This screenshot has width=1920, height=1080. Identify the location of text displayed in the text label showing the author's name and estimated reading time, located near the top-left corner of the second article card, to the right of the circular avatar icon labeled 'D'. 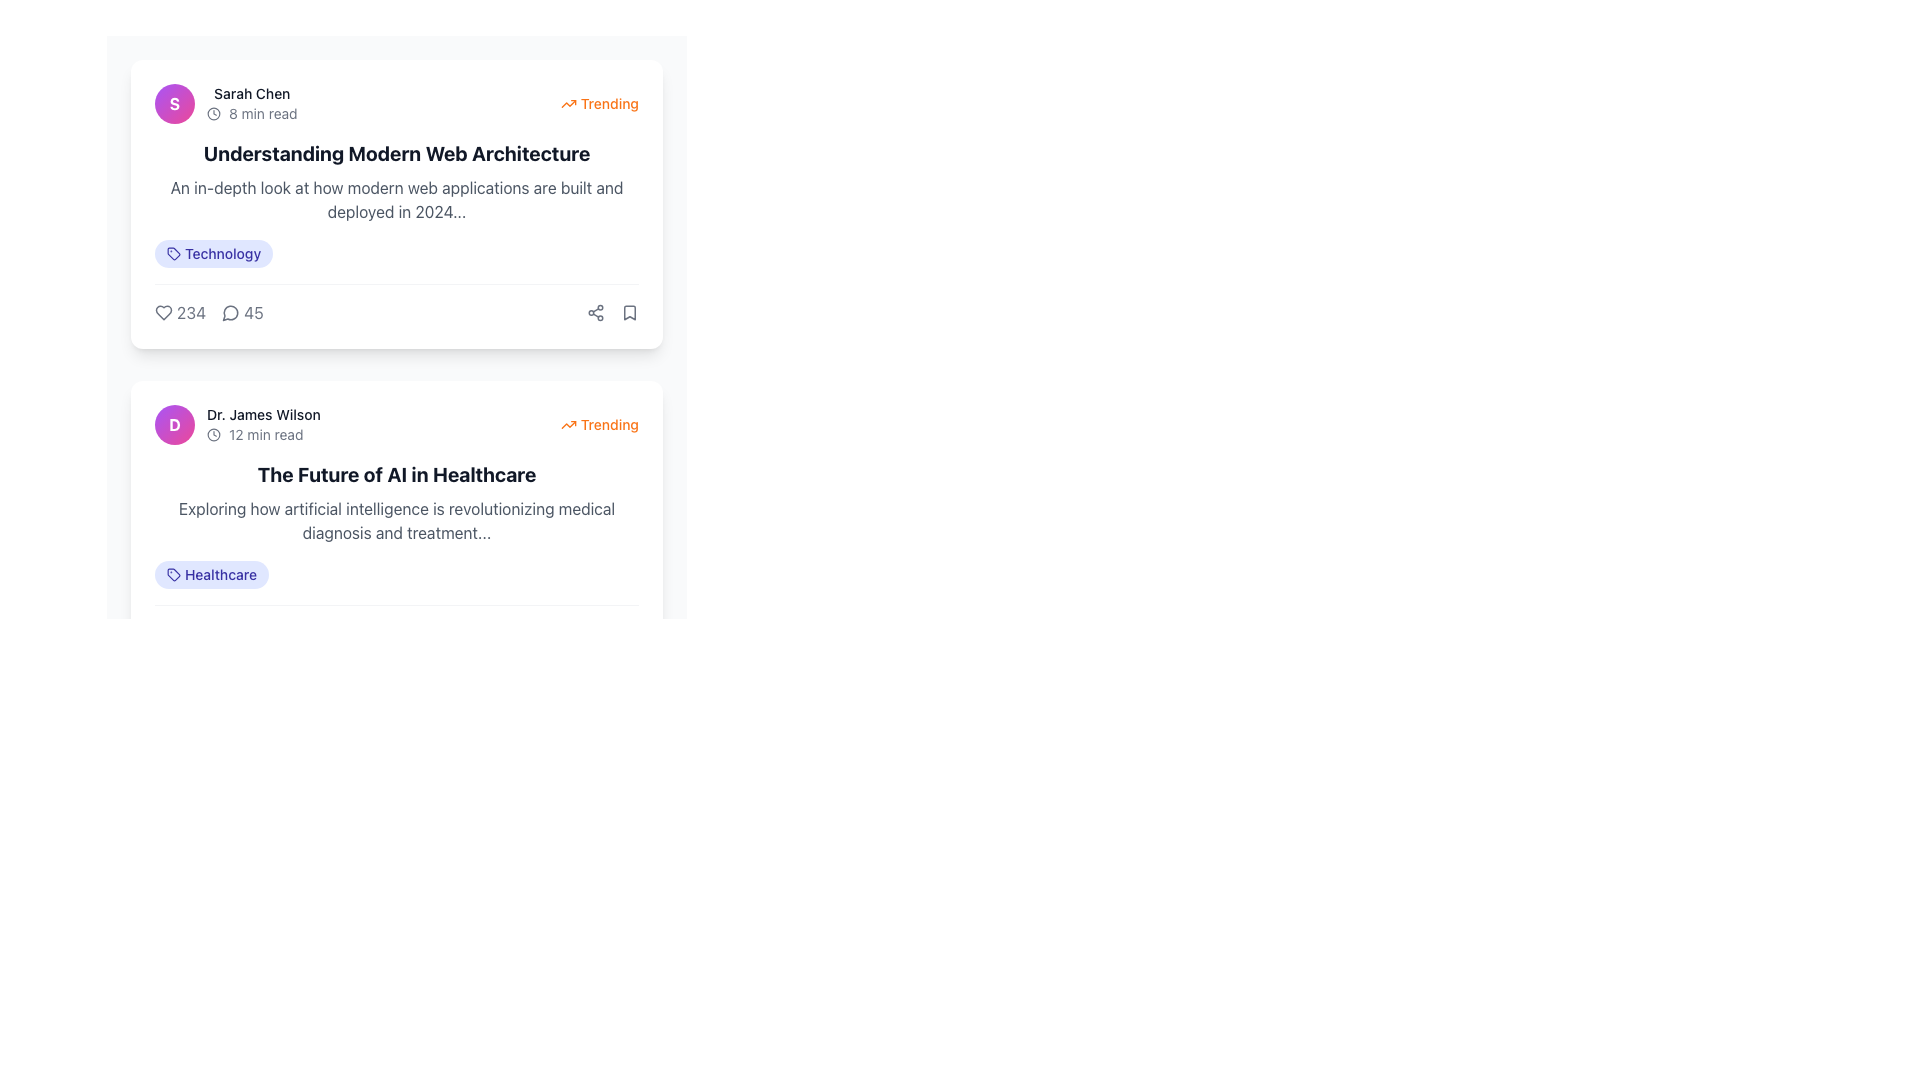
(262, 423).